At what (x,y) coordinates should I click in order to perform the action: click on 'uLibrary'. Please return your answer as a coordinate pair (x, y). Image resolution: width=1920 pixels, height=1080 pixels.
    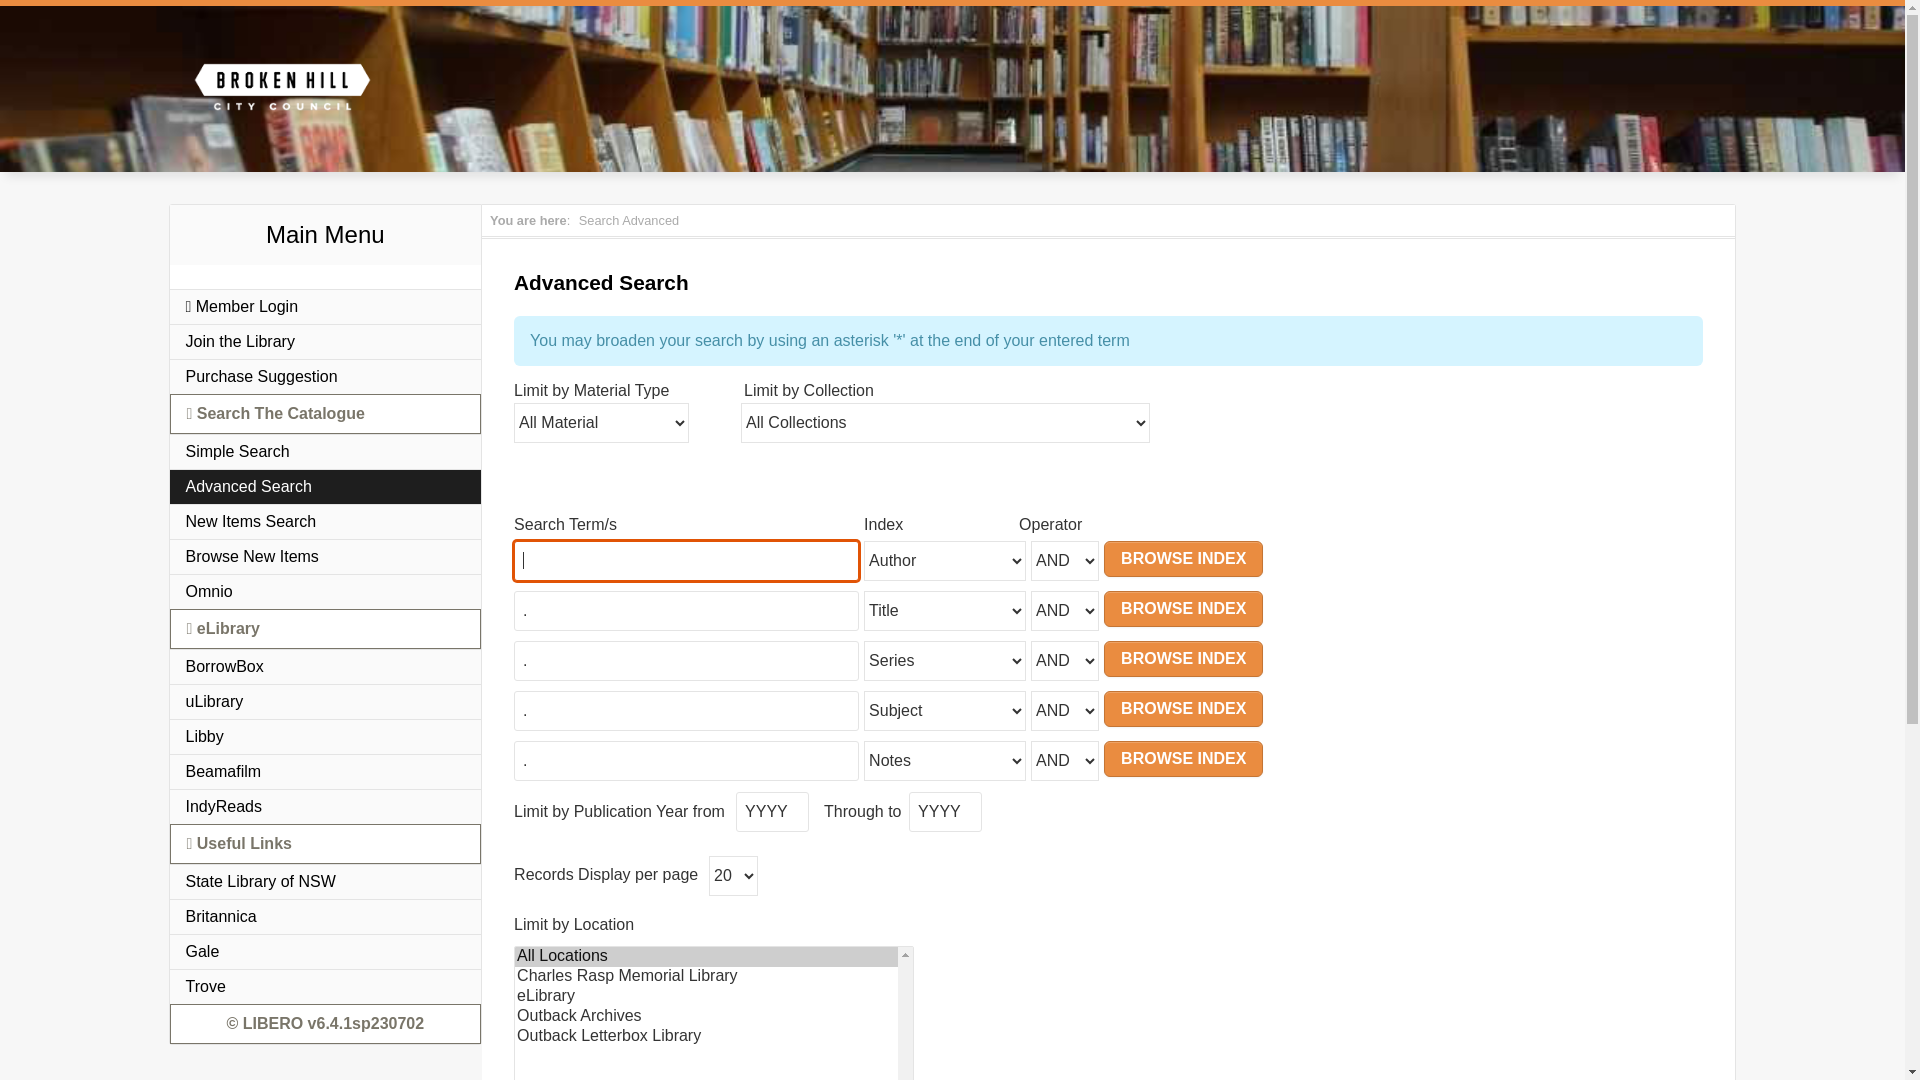
    Looking at the image, I should click on (326, 700).